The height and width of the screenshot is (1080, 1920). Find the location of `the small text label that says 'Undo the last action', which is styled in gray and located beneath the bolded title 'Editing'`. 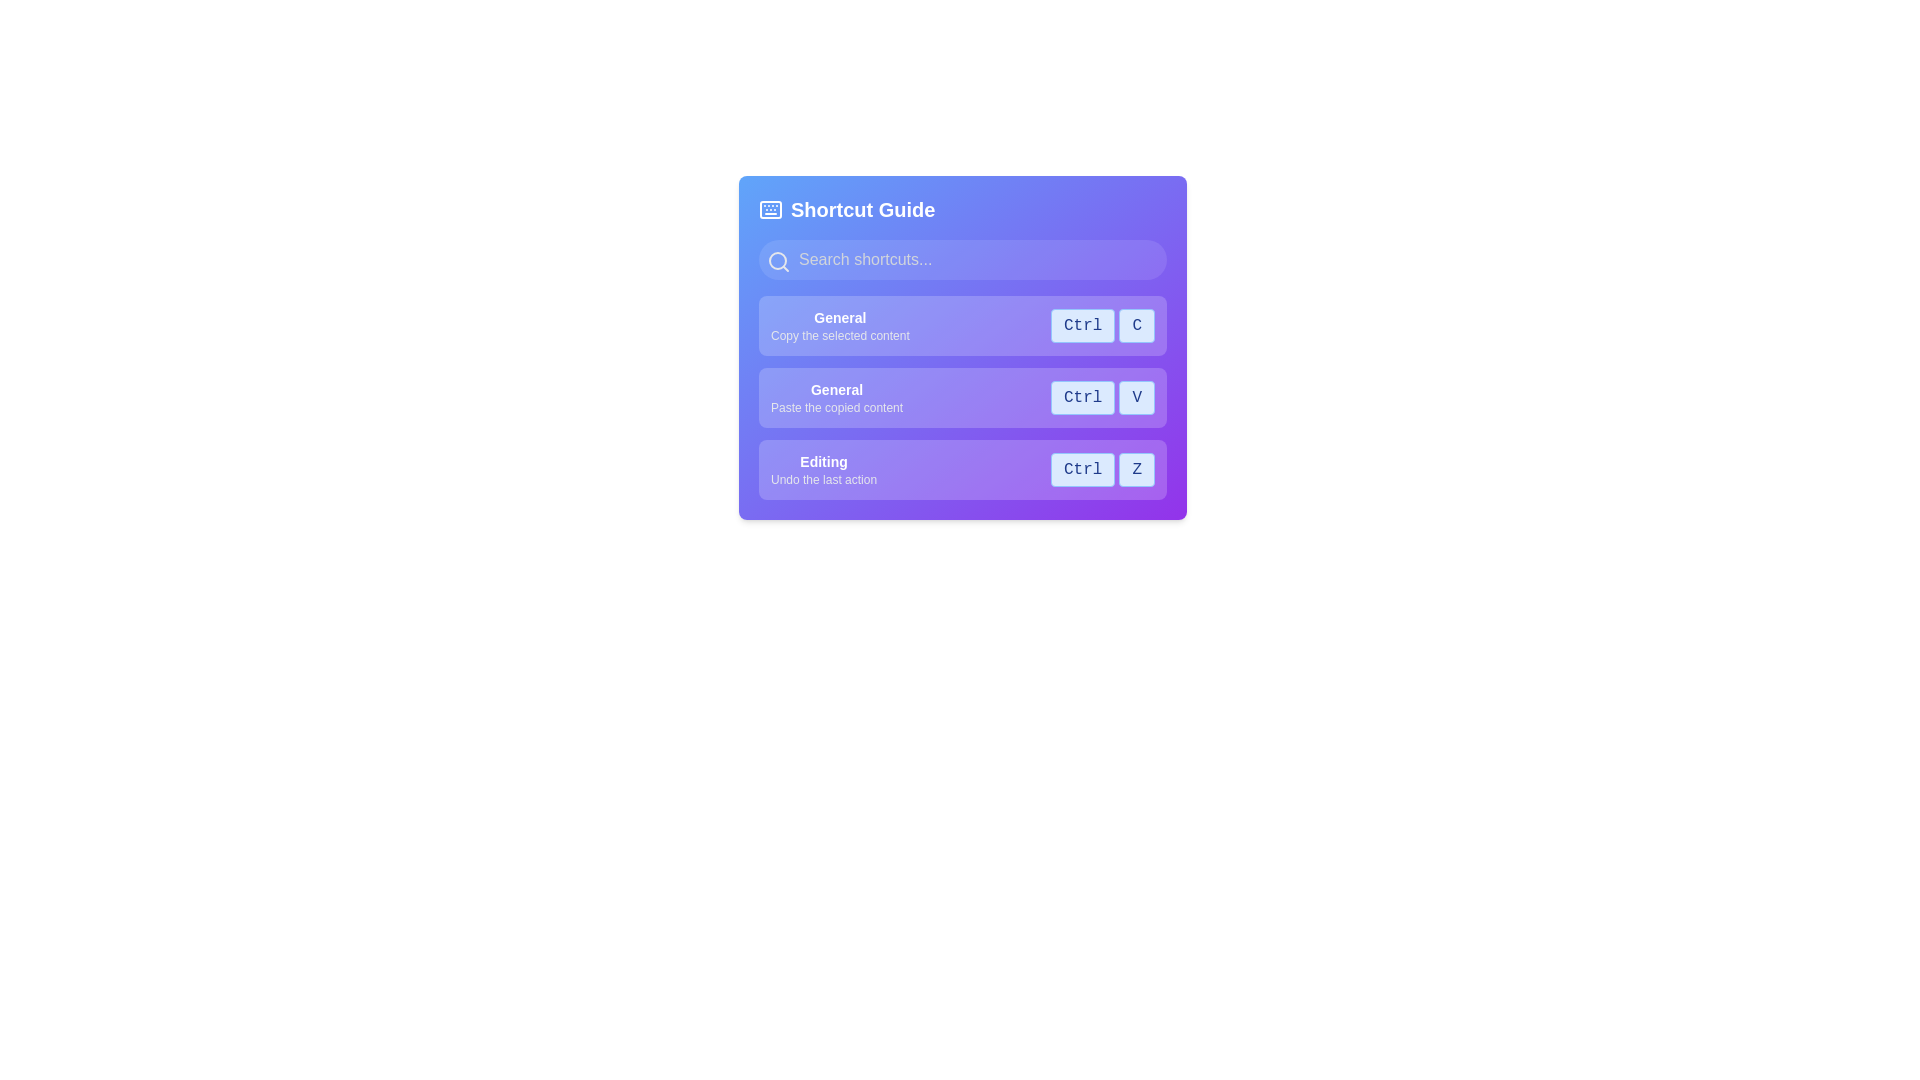

the small text label that says 'Undo the last action', which is styled in gray and located beneath the bolded title 'Editing' is located at coordinates (824, 479).